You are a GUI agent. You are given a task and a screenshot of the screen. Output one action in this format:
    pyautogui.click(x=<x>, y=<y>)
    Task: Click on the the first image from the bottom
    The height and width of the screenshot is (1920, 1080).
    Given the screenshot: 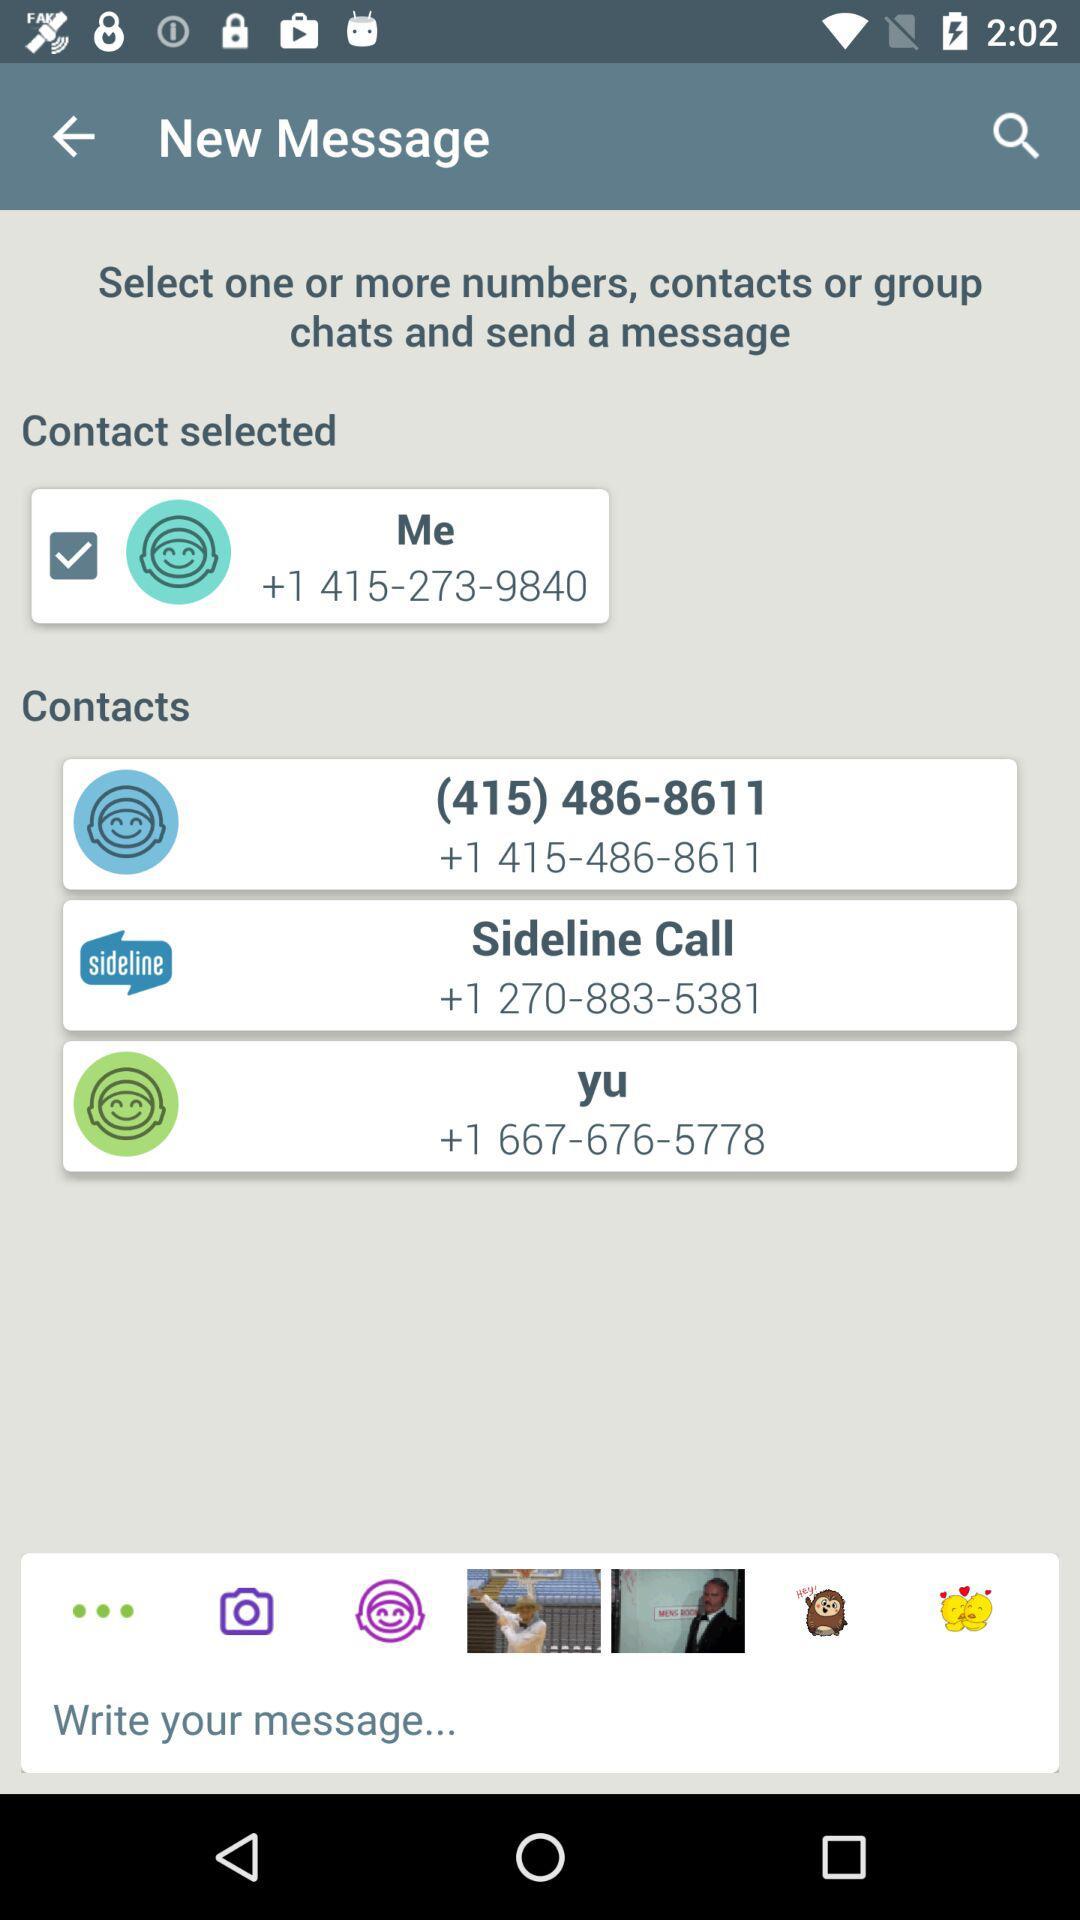 What is the action you would take?
    pyautogui.click(x=532, y=1611)
    